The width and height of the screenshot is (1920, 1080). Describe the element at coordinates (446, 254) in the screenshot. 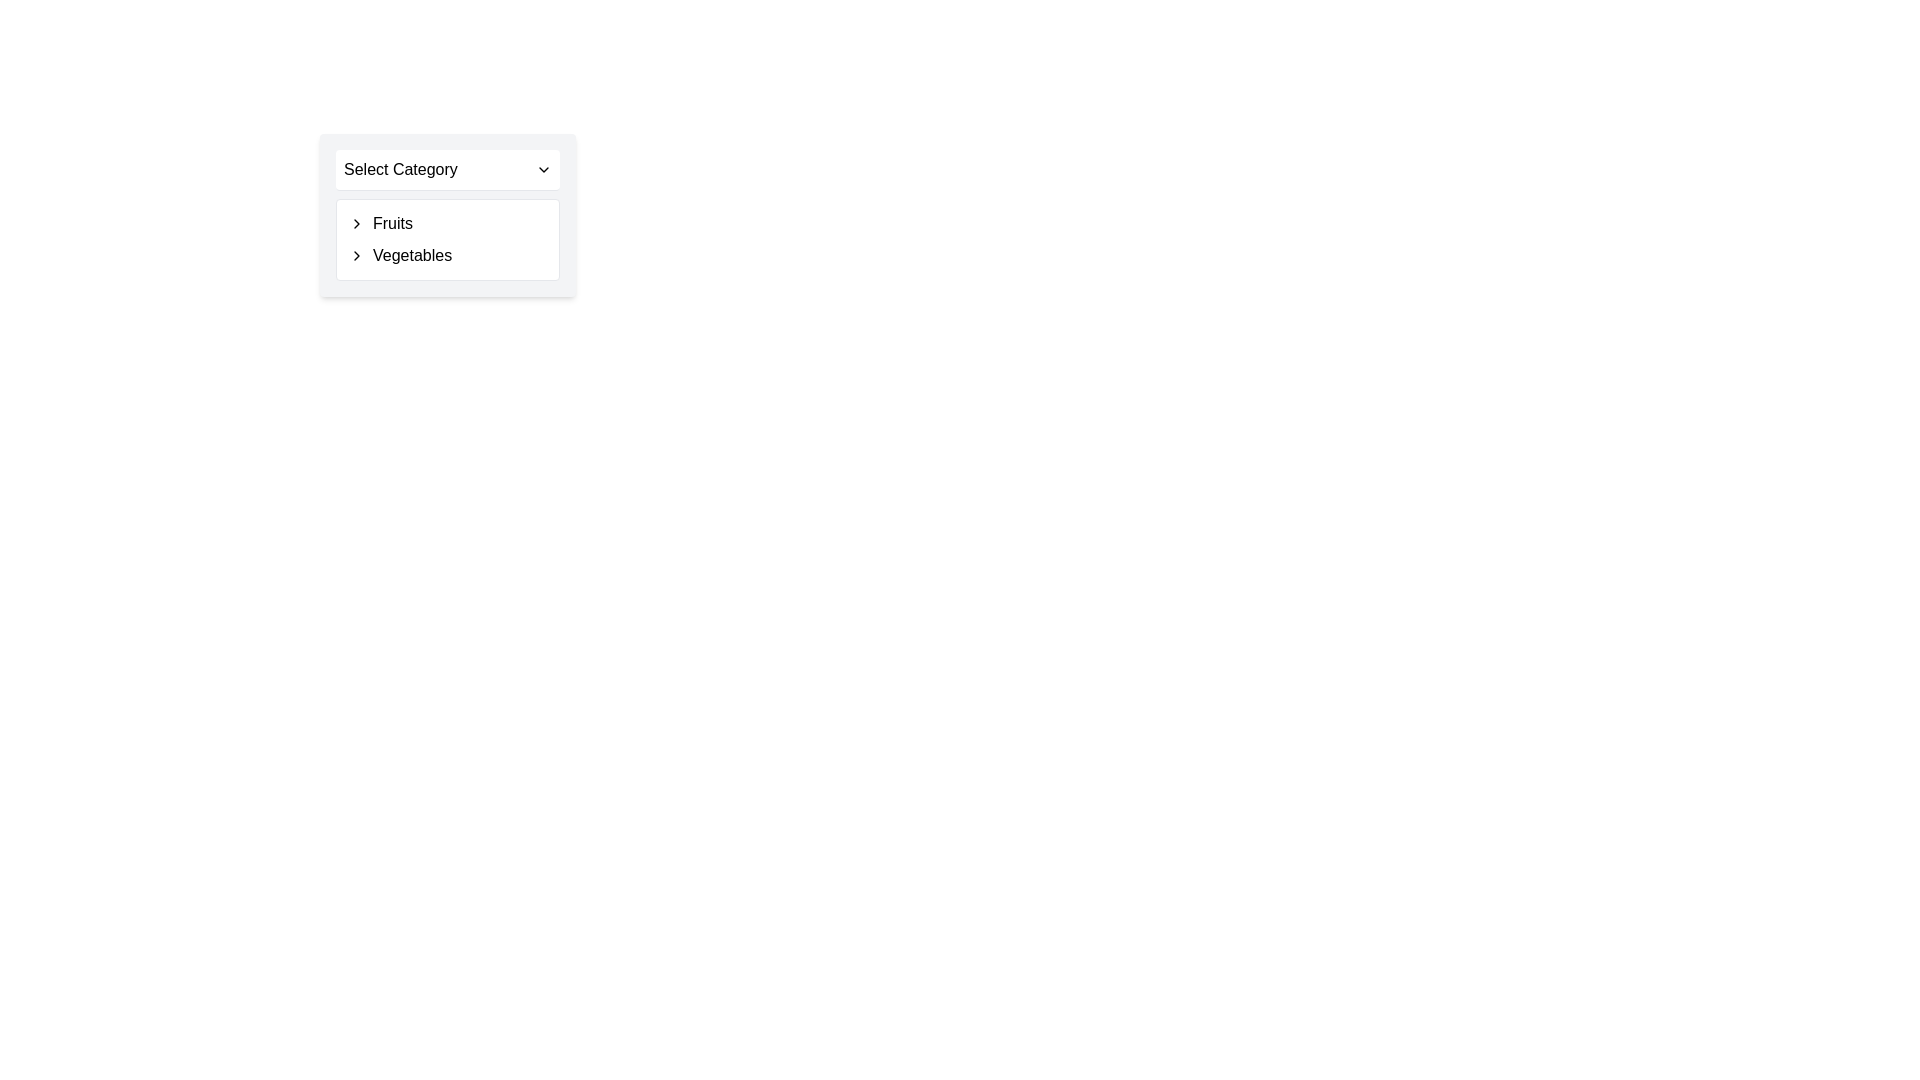

I see `the 'Vegetables' category option, which is the second item in the dropdown list below the 'Fruits' option` at that location.